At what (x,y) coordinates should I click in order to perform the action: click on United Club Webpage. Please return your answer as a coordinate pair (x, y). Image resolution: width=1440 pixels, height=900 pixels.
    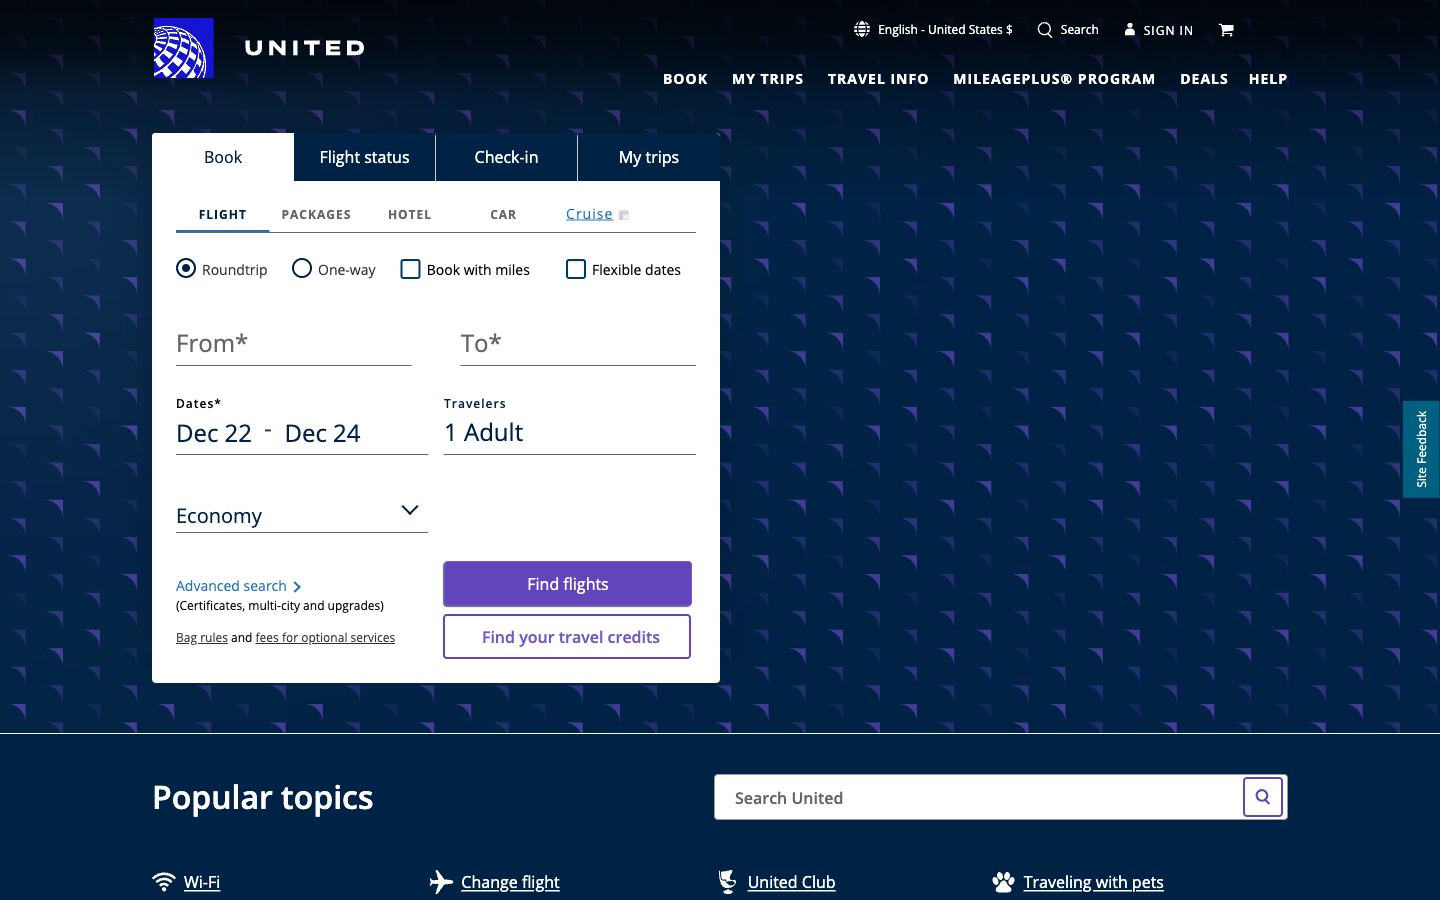
    Looking at the image, I should click on (837, 885).